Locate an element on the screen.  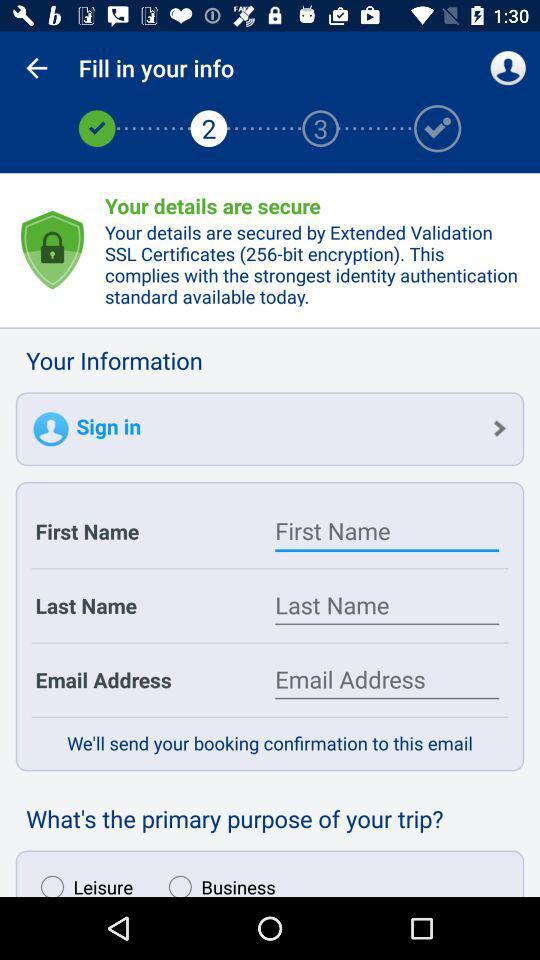
icon next to business is located at coordinates (81, 880).